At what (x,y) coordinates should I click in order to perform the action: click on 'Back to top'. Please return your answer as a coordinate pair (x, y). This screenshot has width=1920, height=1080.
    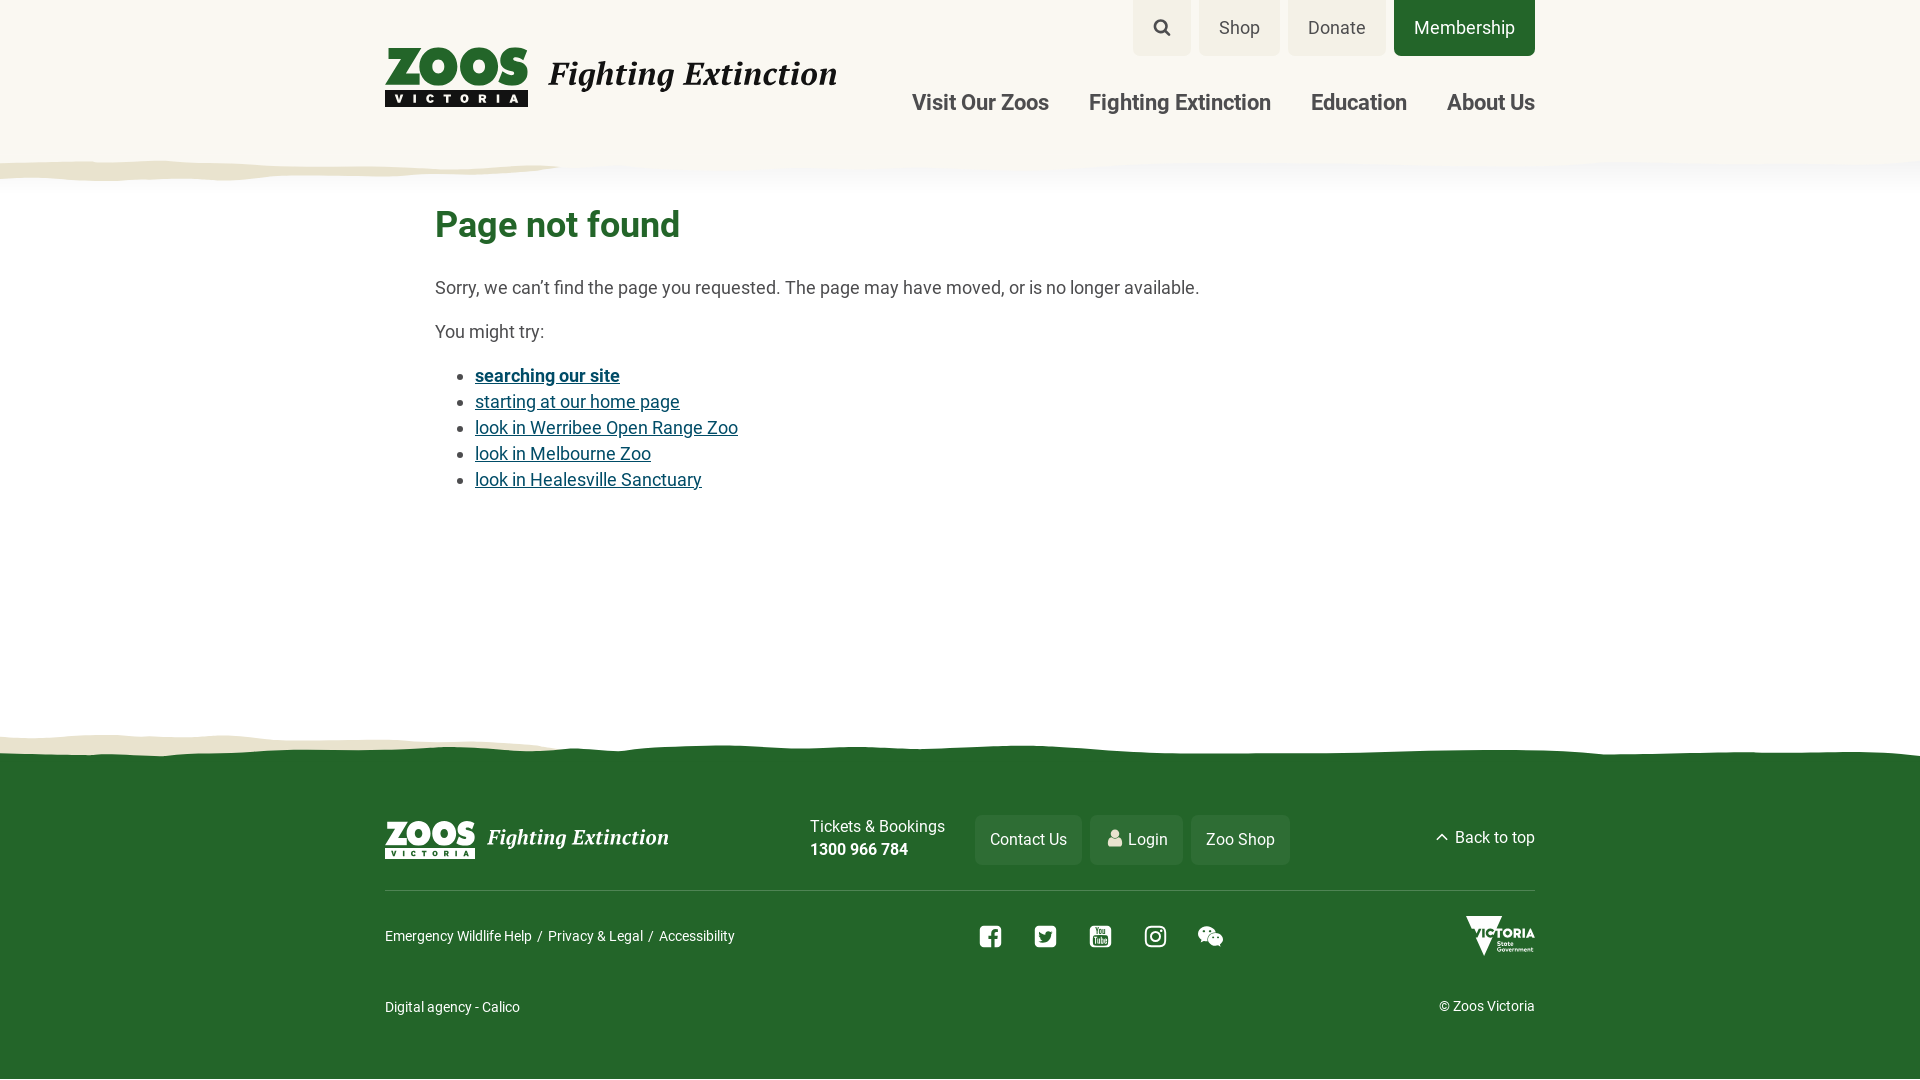
    Looking at the image, I should click on (1483, 840).